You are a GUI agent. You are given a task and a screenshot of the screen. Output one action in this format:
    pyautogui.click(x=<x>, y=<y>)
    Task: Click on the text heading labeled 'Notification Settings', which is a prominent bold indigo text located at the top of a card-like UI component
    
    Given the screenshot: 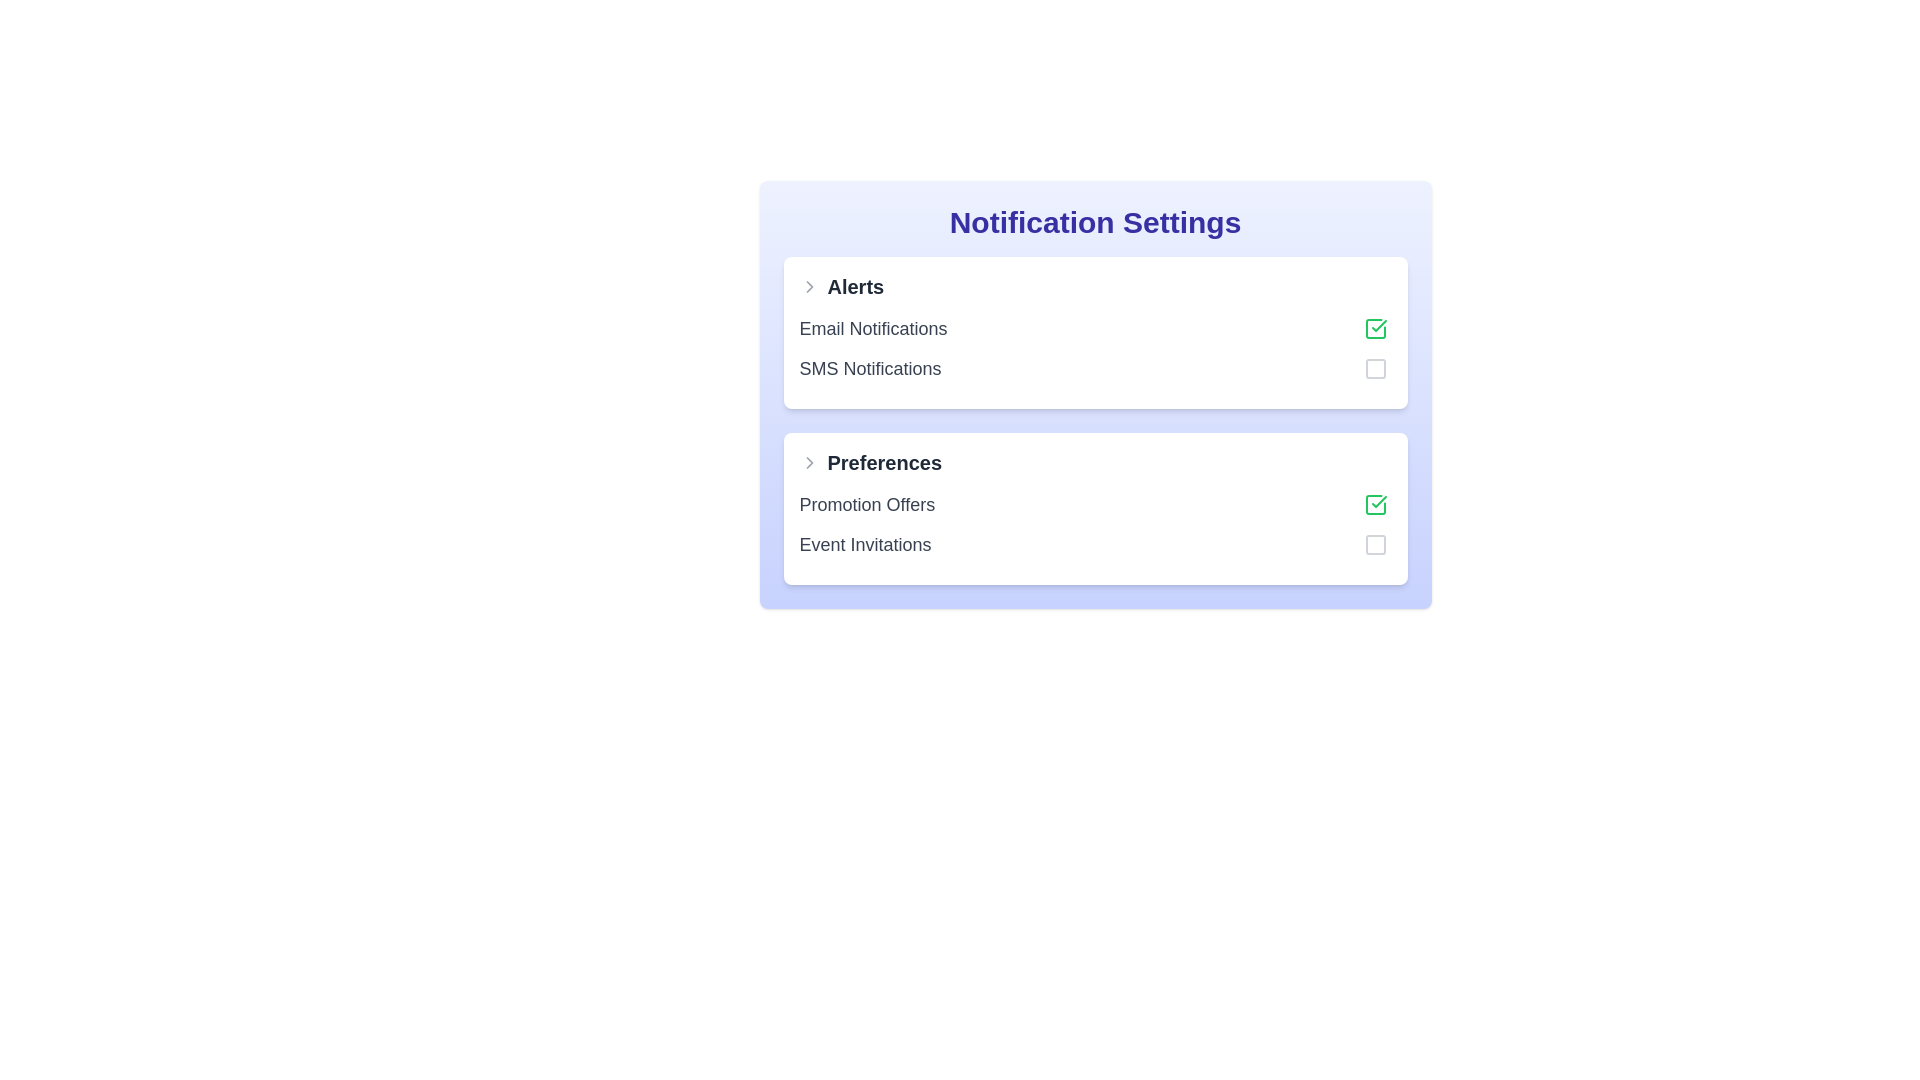 What is the action you would take?
    pyautogui.click(x=1094, y=223)
    